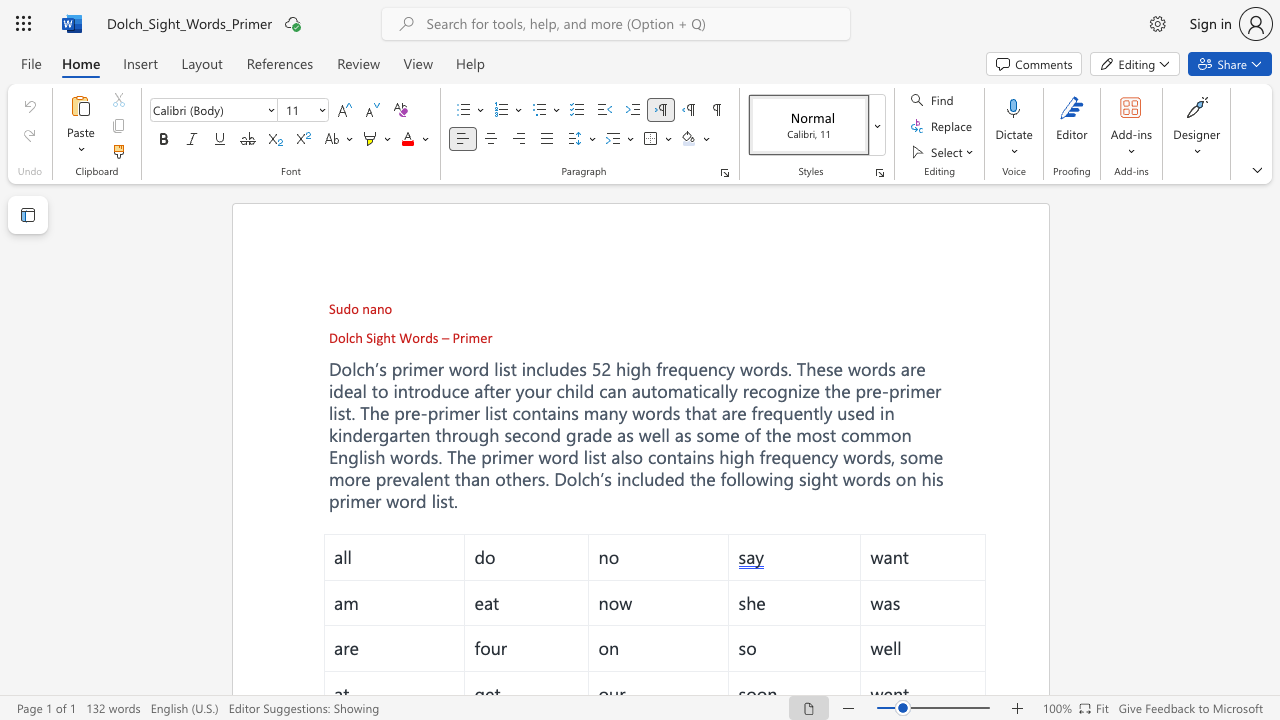  I want to click on the subset text "luded the follow" within the text "high frequency words, some more prevalent than others. Dolch’s included the following sight words on his primer word list.", so click(638, 479).